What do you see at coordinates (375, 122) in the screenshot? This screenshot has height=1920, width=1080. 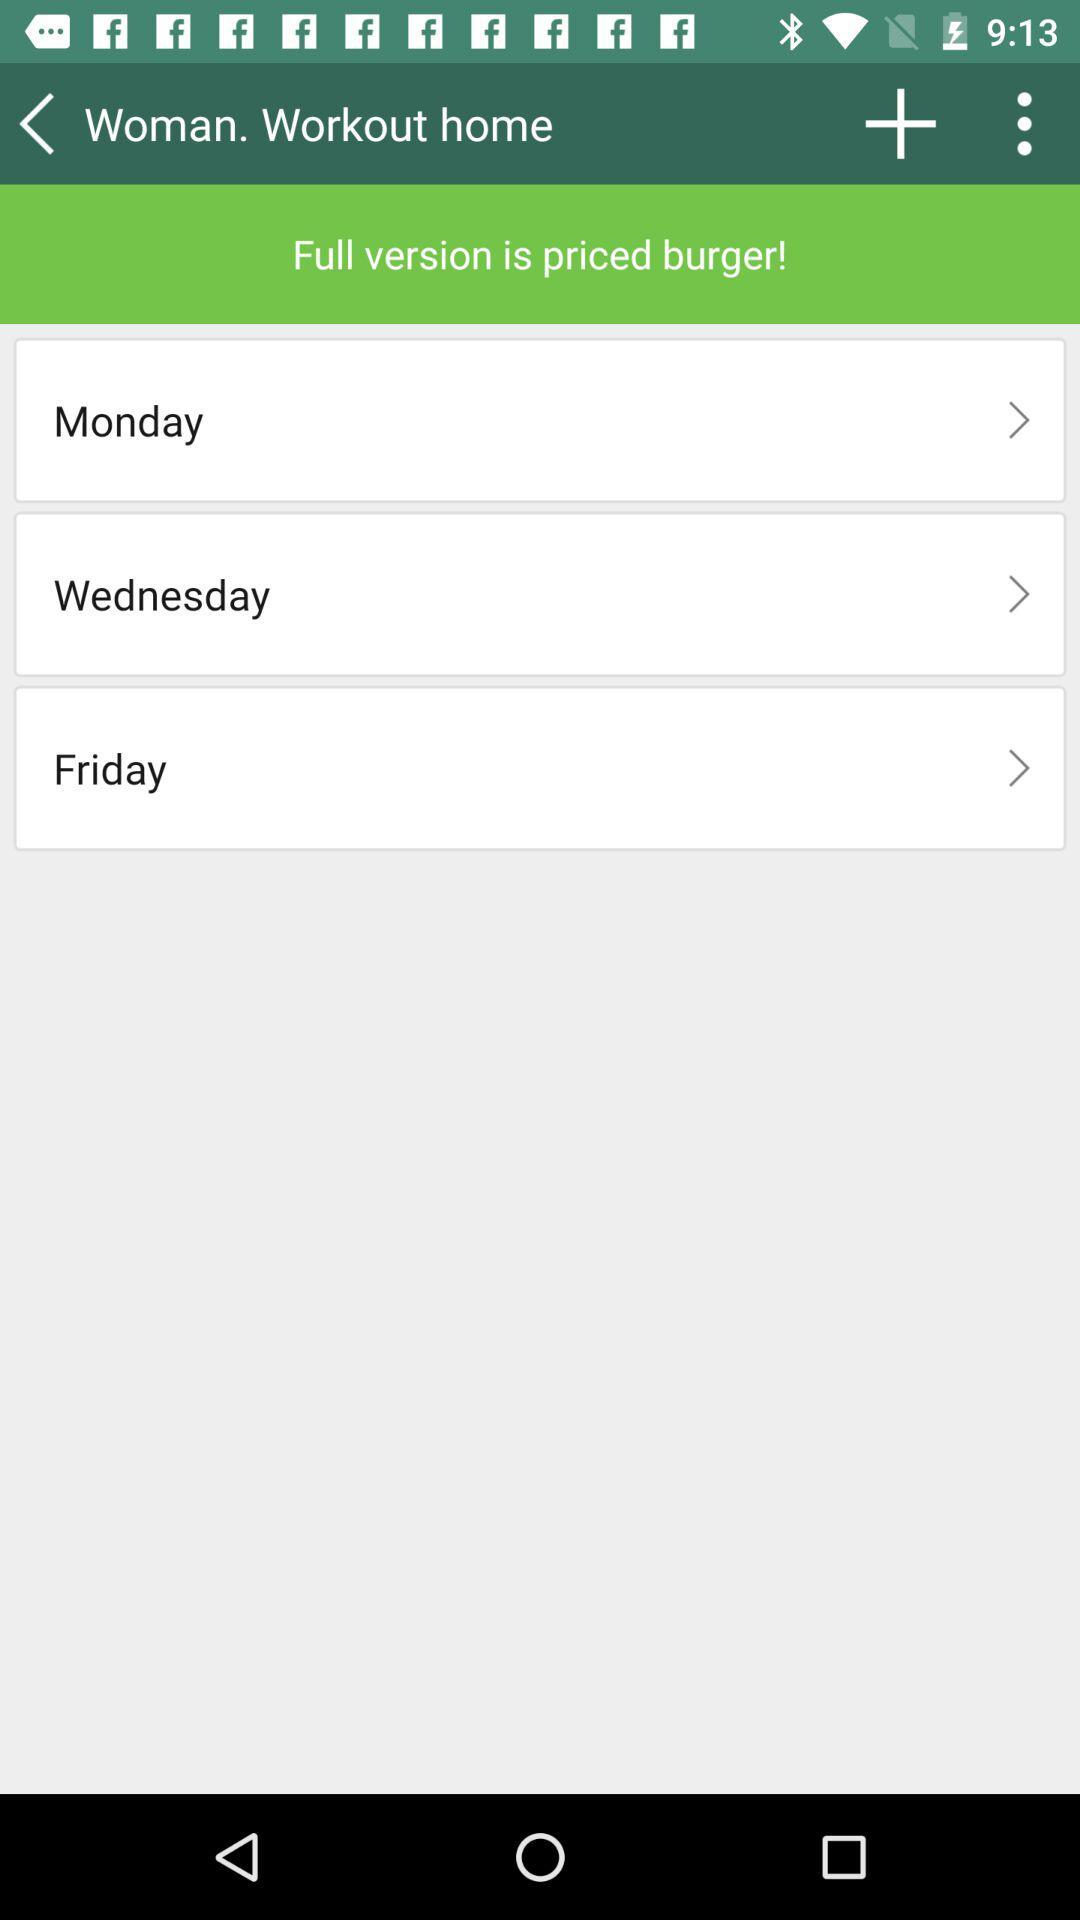 I see `app above the full version is` at bounding box center [375, 122].